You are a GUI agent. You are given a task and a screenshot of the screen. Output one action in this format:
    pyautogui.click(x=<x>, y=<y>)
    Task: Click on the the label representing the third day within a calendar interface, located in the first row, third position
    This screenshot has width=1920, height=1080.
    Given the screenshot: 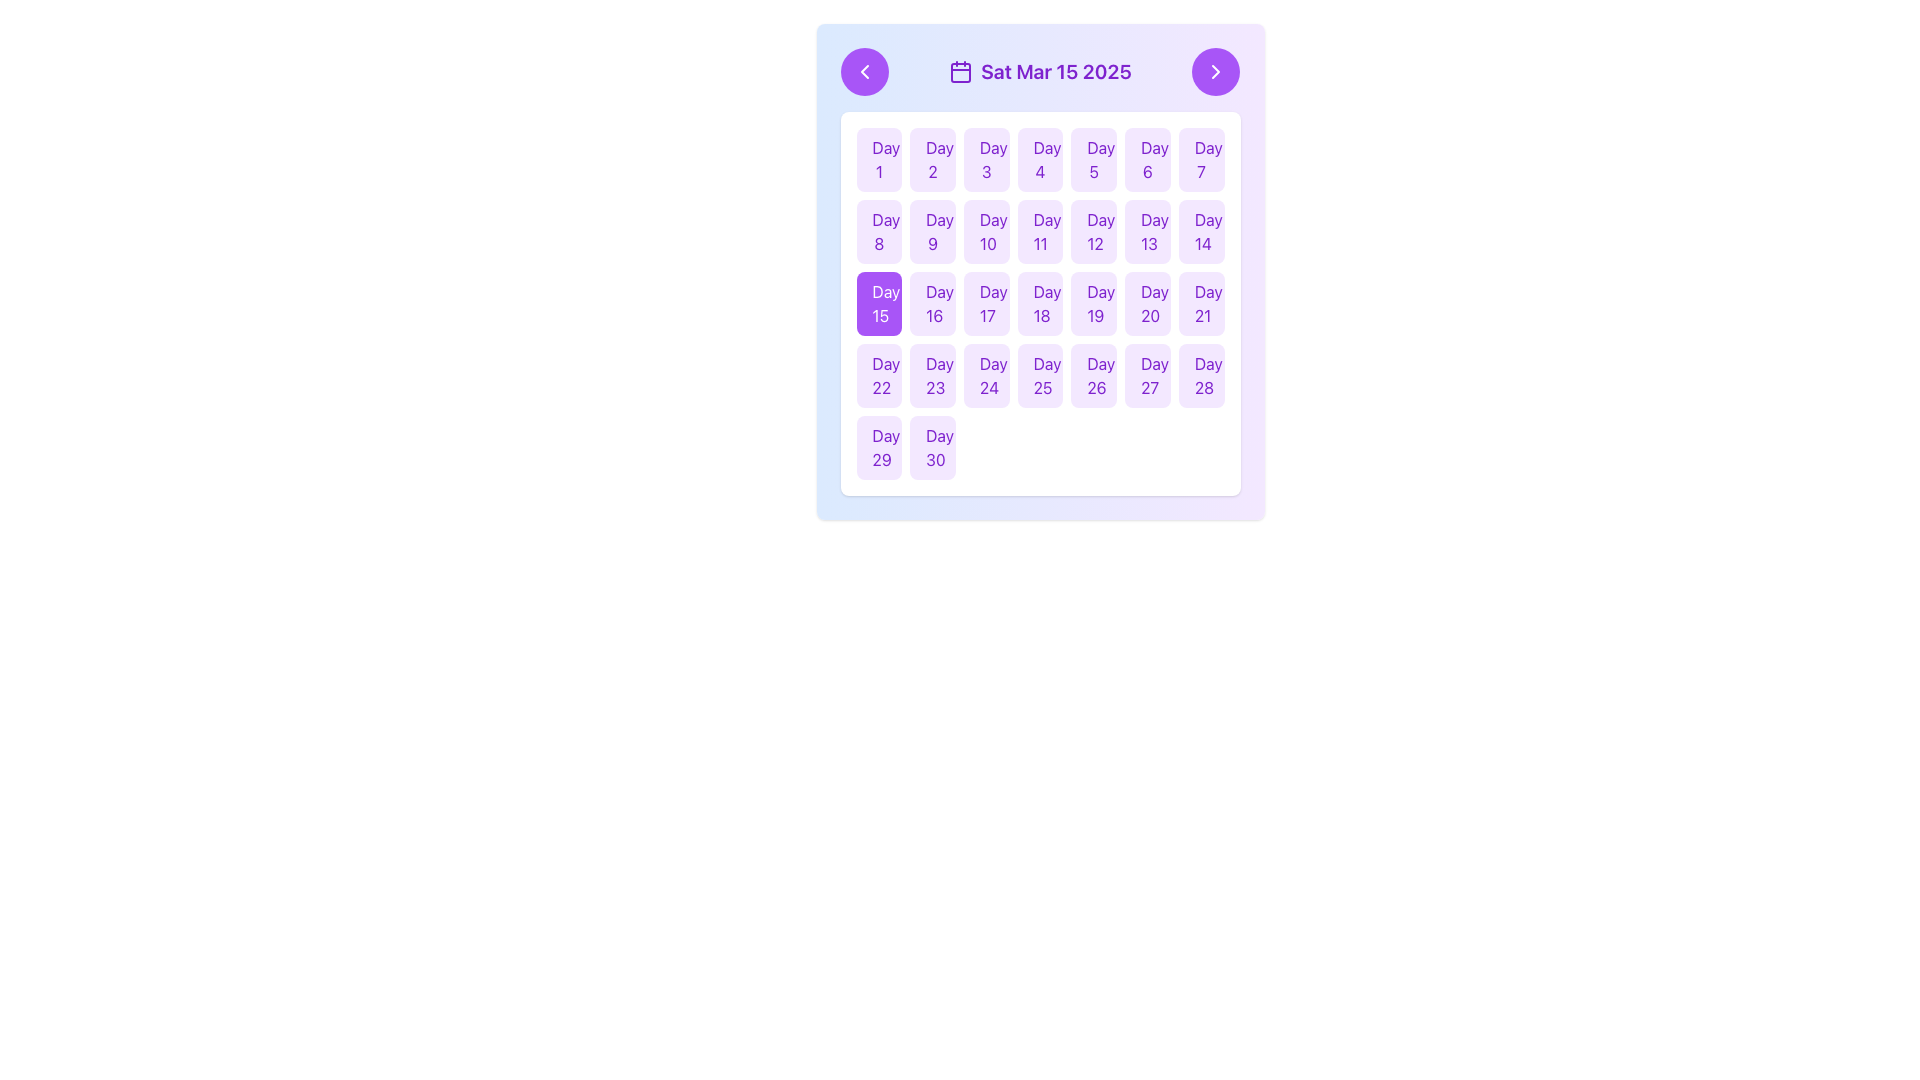 What is the action you would take?
    pyautogui.click(x=986, y=158)
    